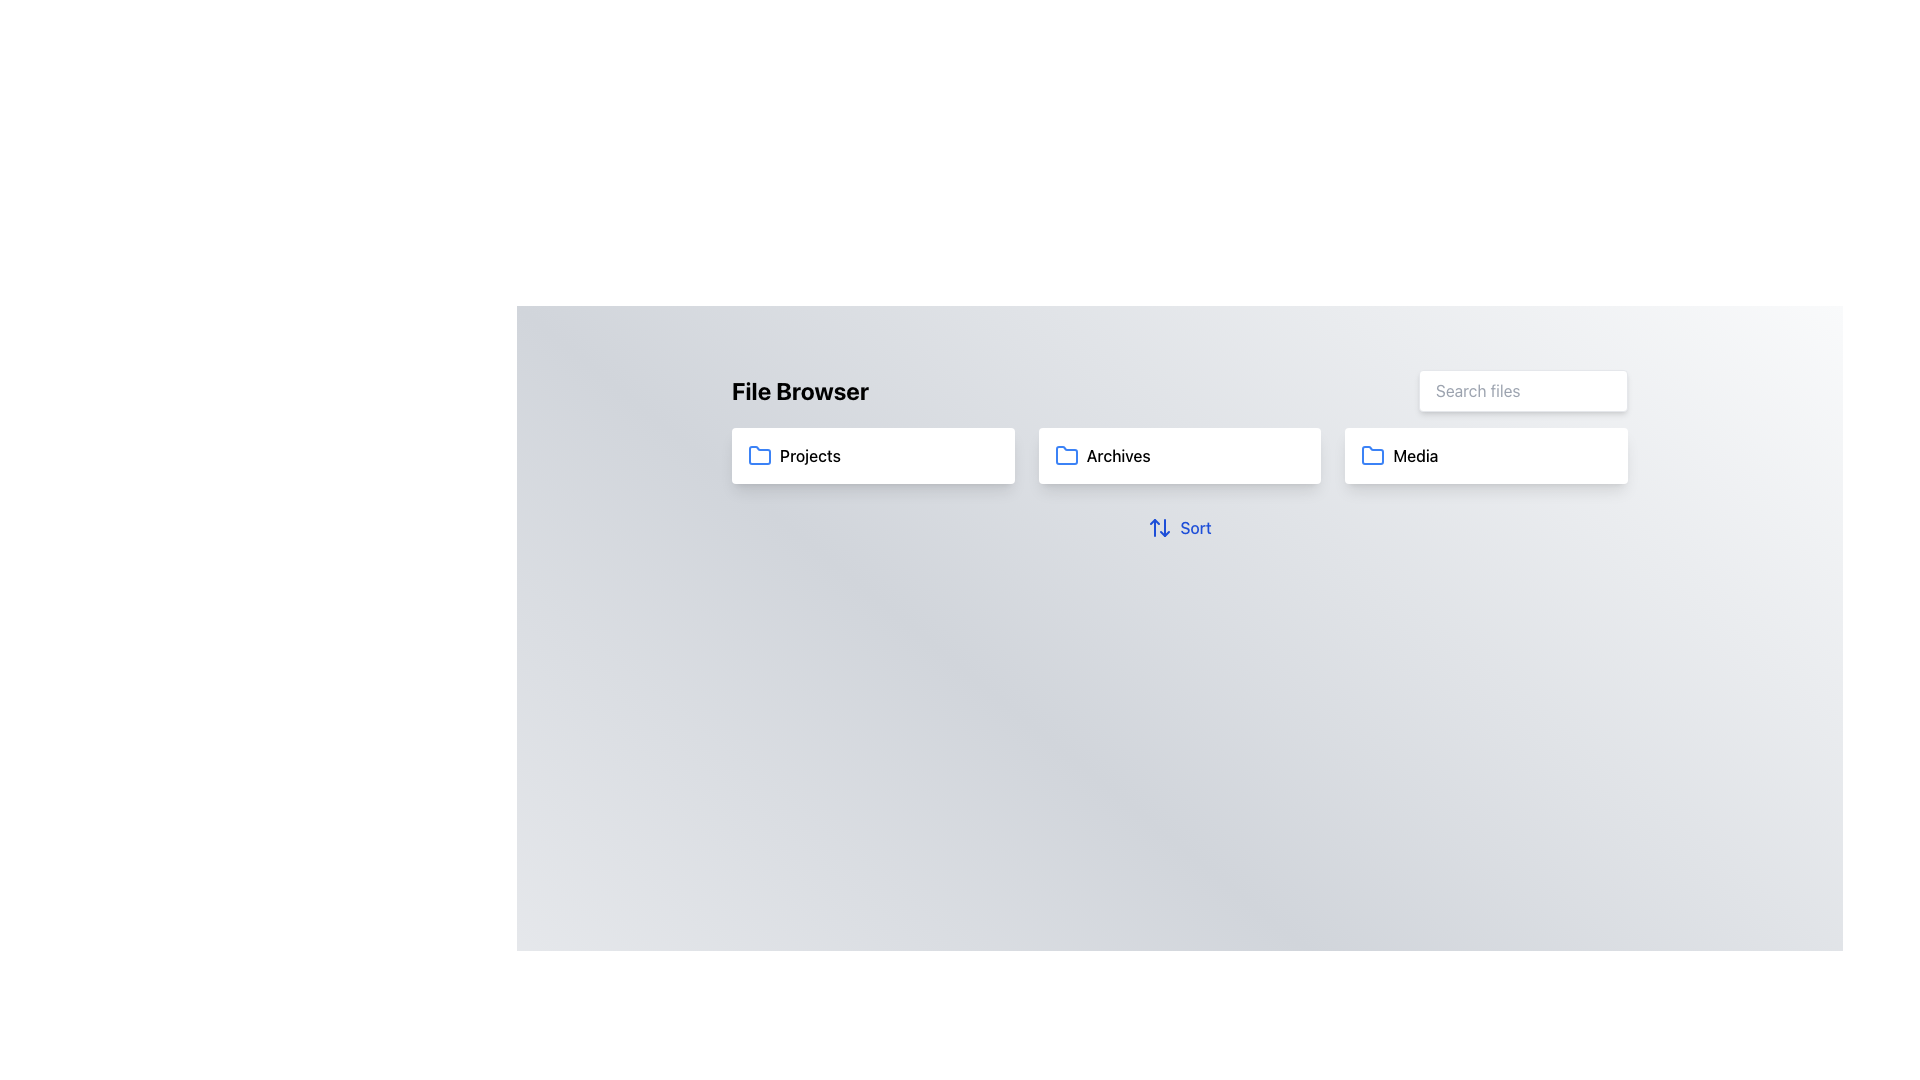  What do you see at coordinates (1065, 455) in the screenshot?
I see `the 'Archives' folder icon, which is the second icon from the left in the file browser interface` at bounding box center [1065, 455].